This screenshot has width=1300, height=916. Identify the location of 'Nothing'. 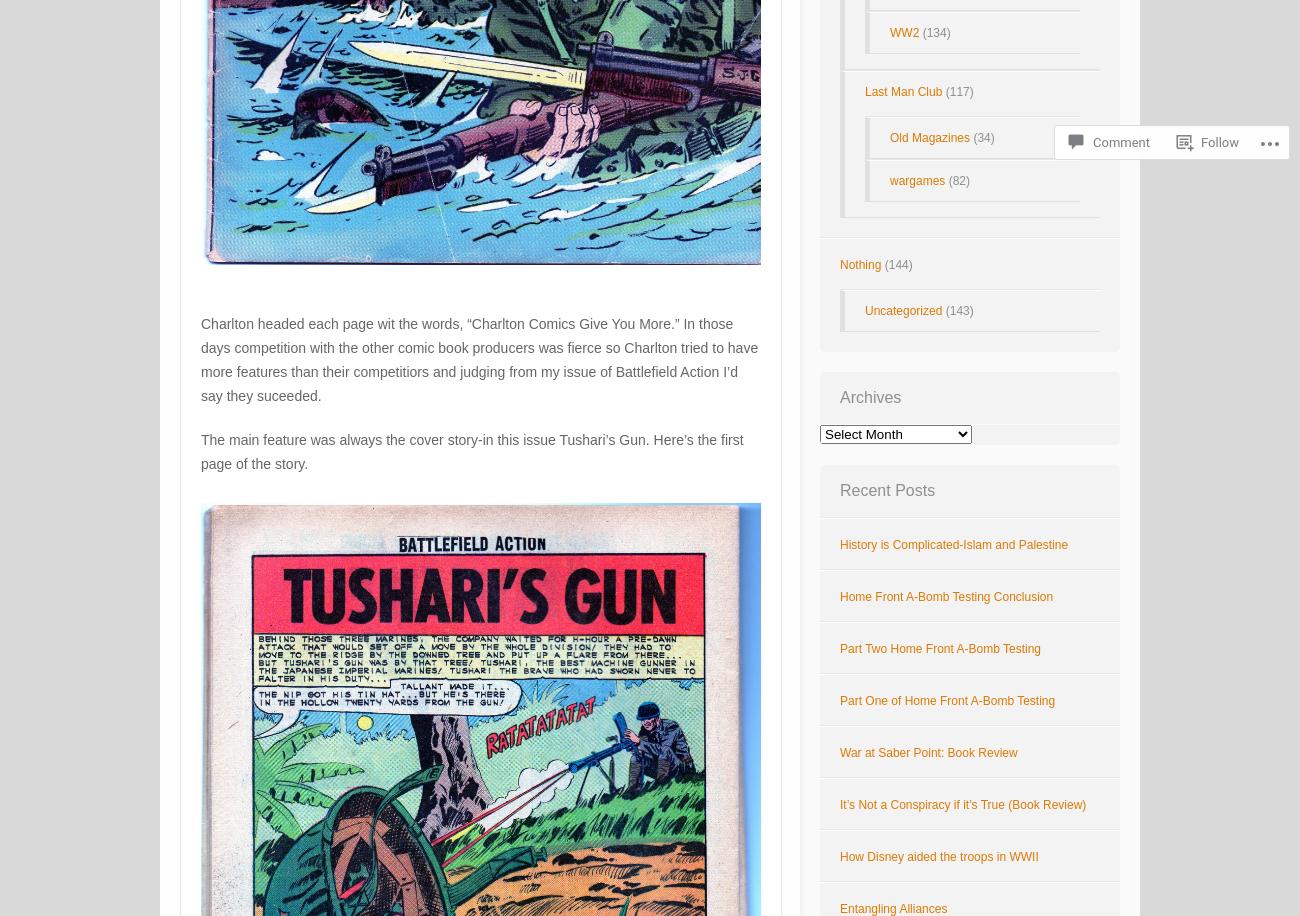
(860, 264).